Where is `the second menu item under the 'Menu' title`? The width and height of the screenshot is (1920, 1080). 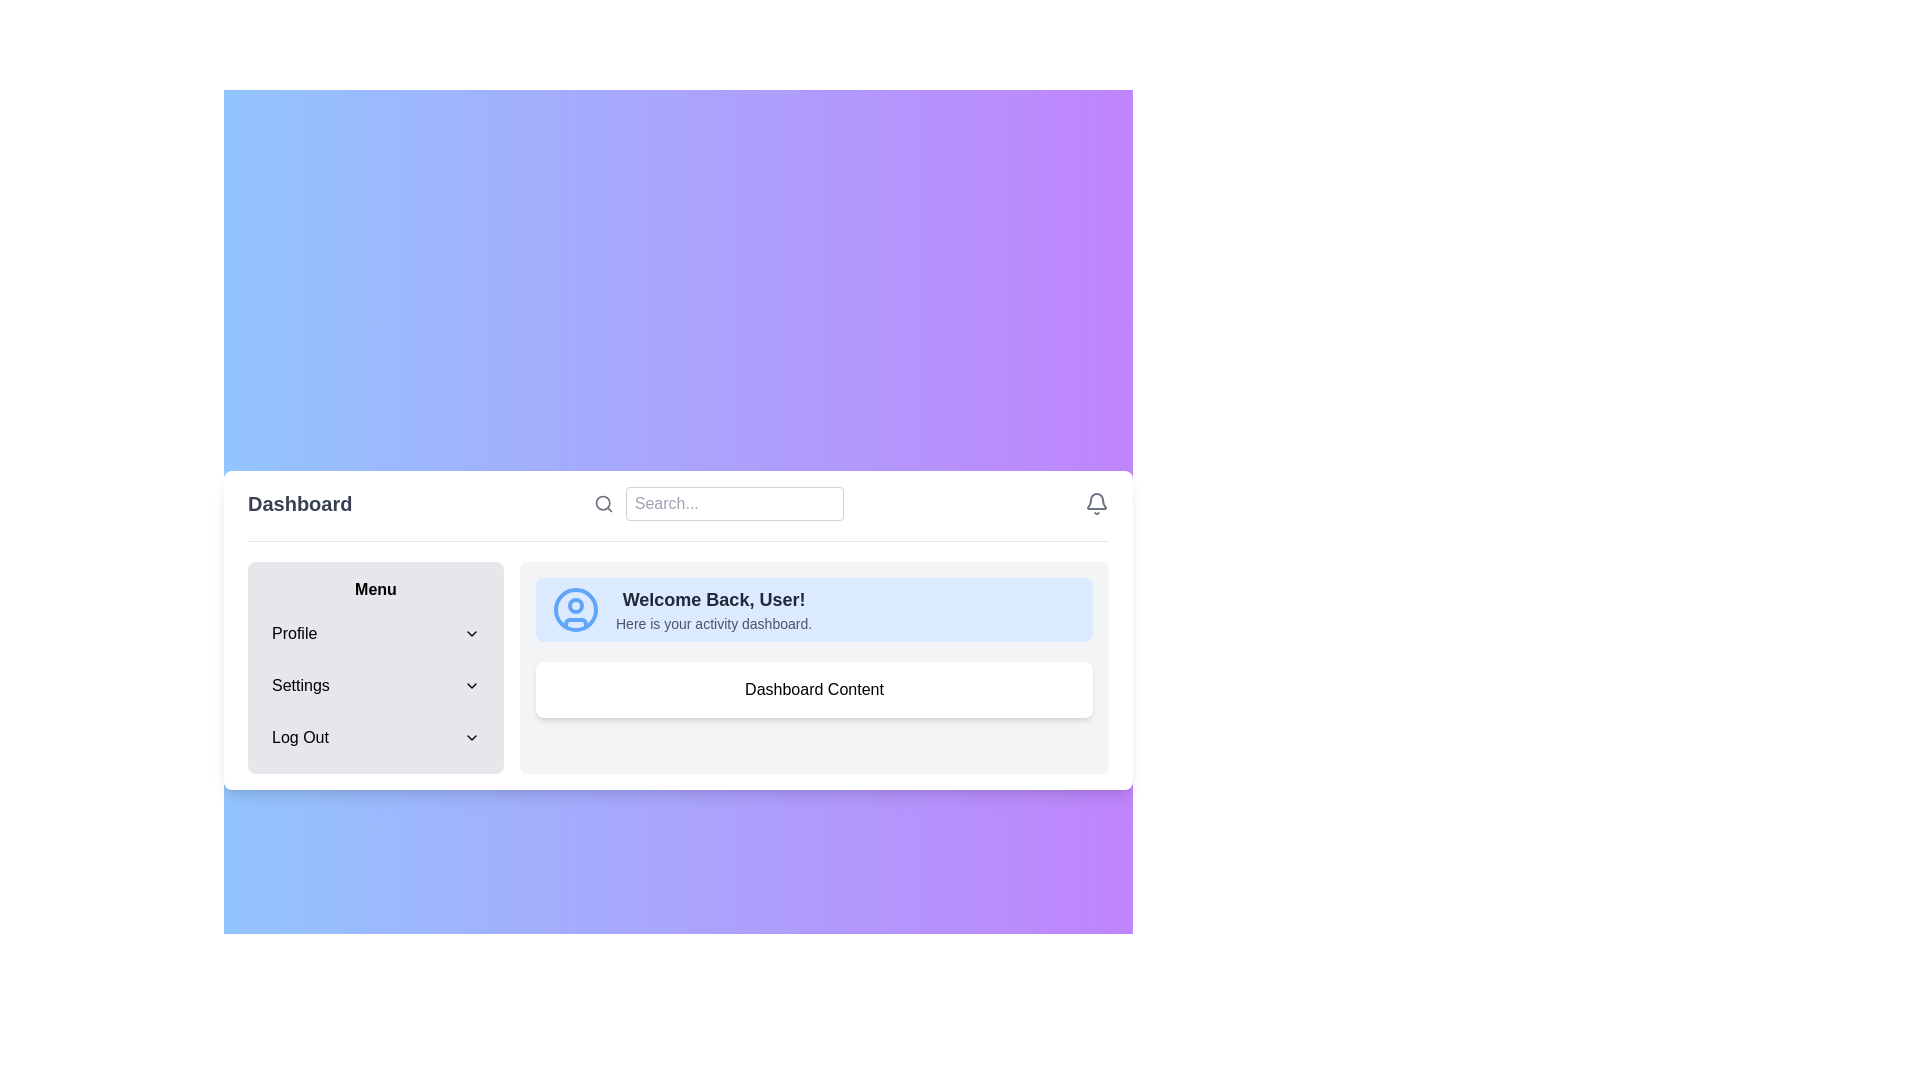 the second menu item under the 'Menu' title is located at coordinates (375, 684).